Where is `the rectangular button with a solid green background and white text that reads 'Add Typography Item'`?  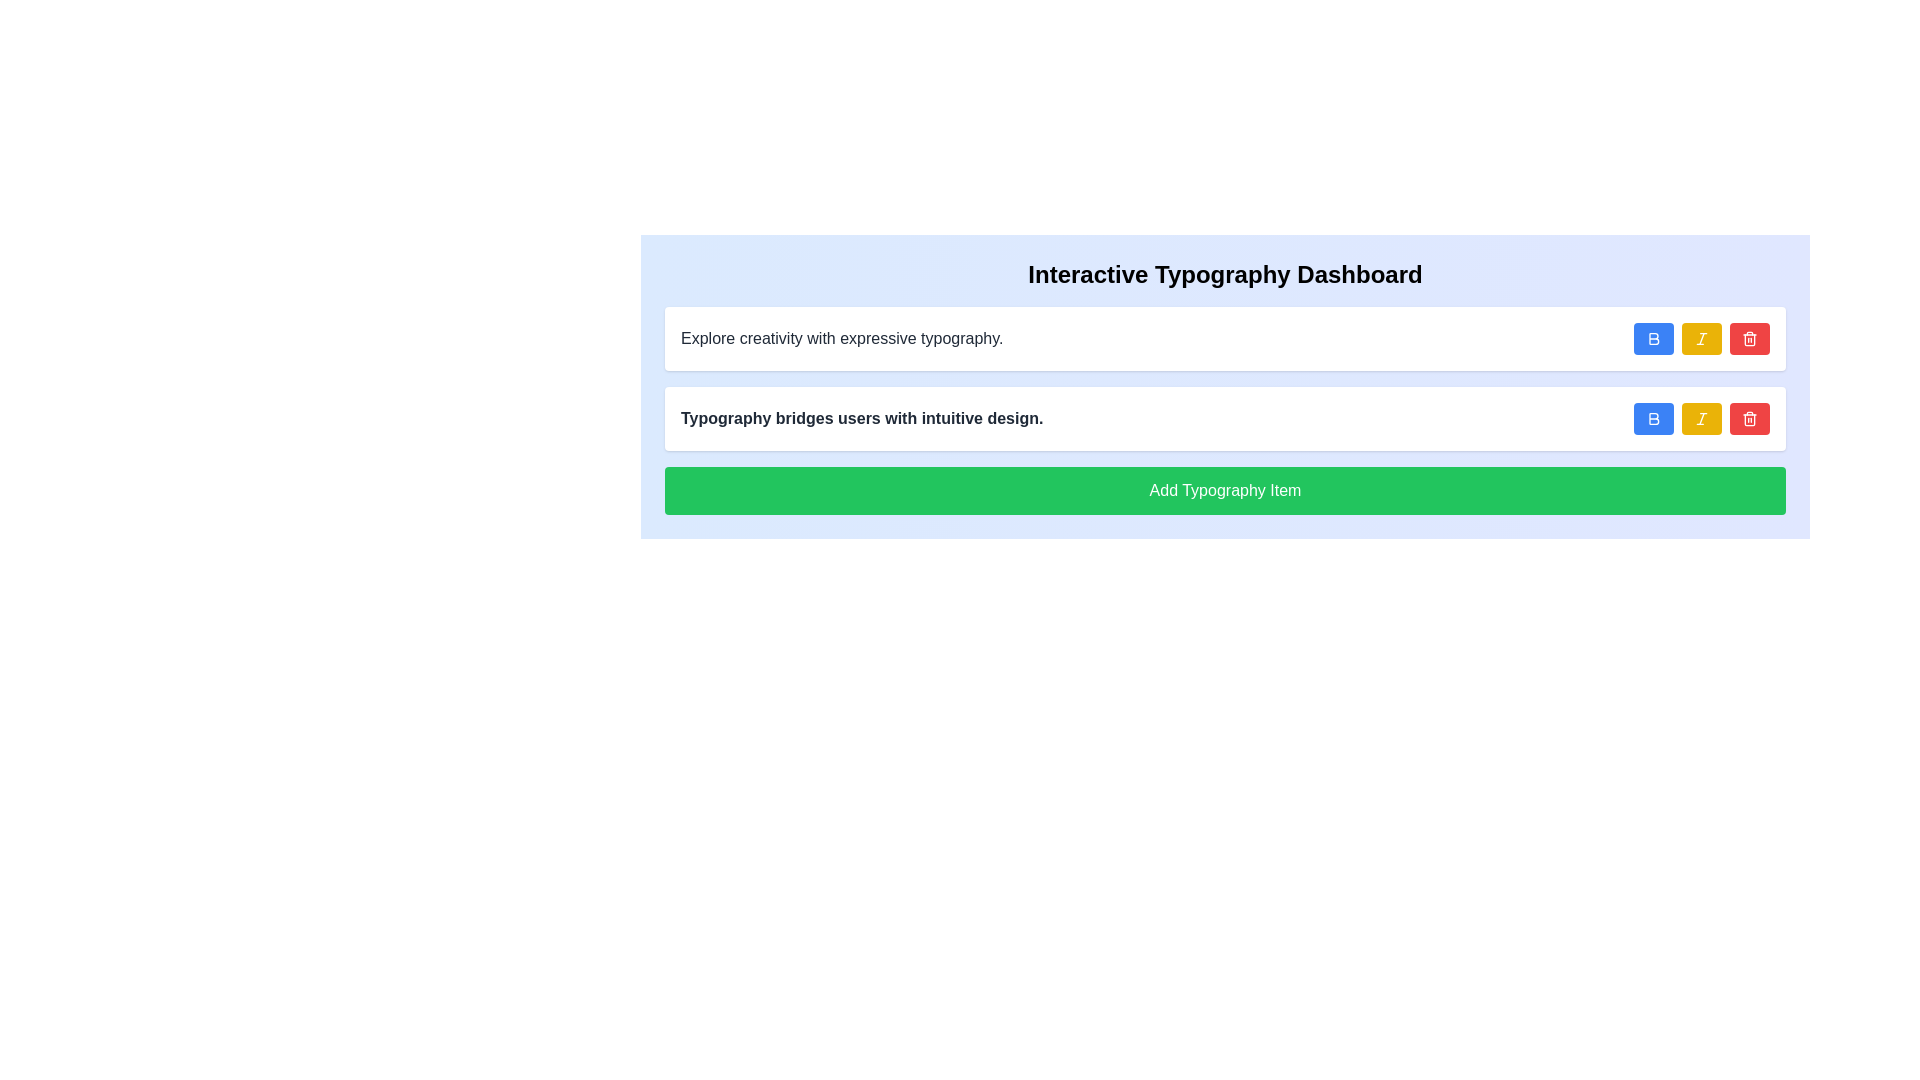 the rectangular button with a solid green background and white text that reads 'Add Typography Item' is located at coordinates (1224, 490).